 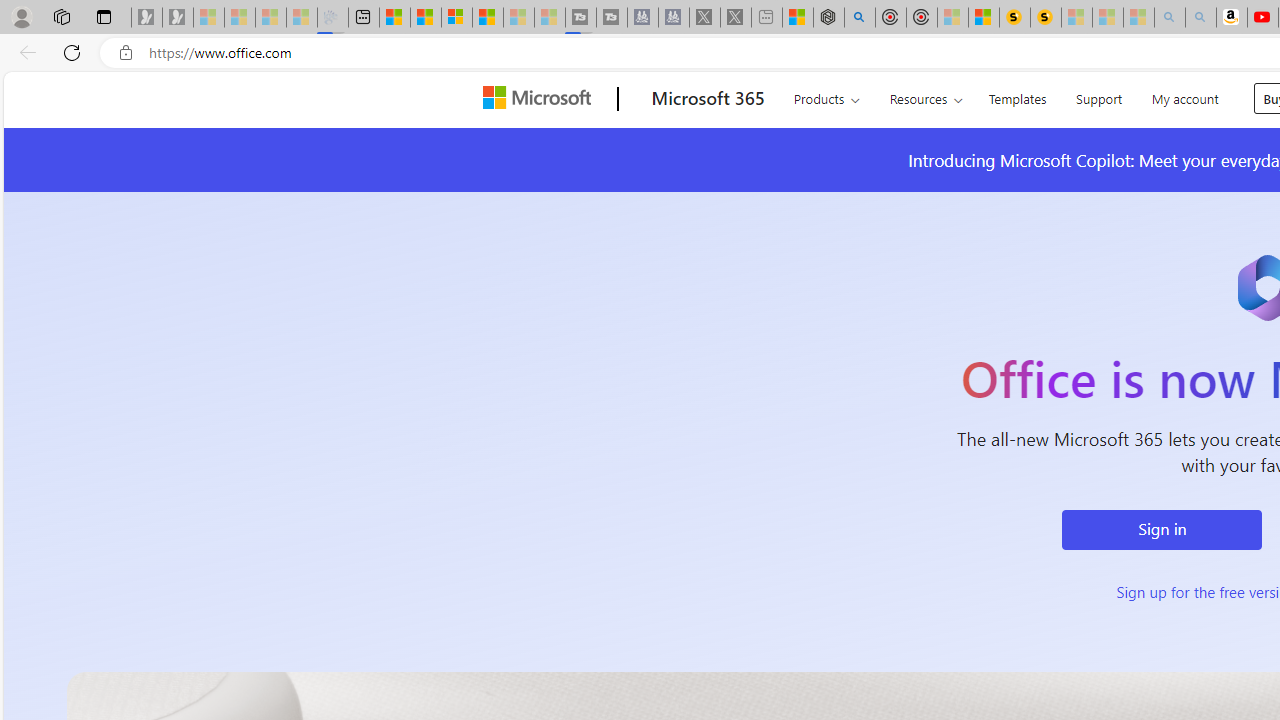 What do you see at coordinates (1184, 96) in the screenshot?
I see `'My account'` at bounding box center [1184, 96].